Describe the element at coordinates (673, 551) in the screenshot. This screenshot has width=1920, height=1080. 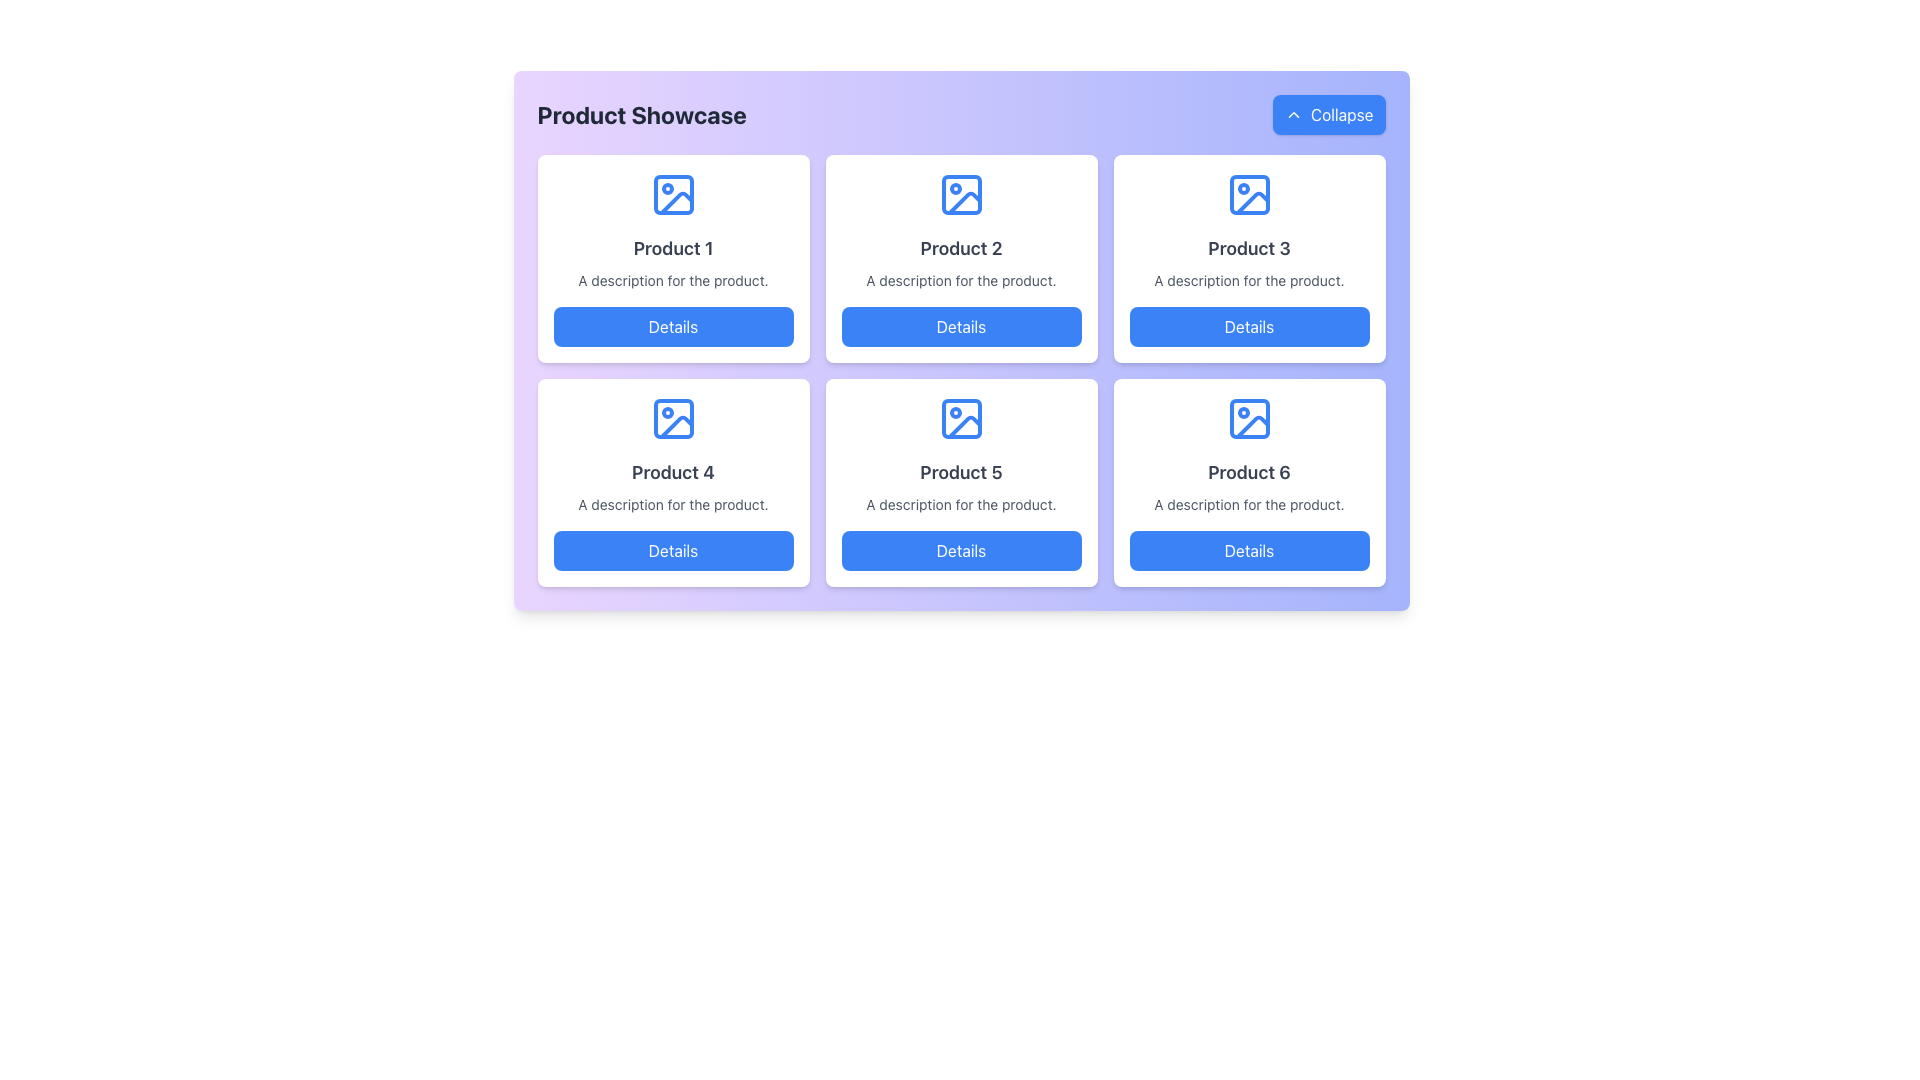
I see `the button located in the fourth card of a grid of six cards, directly under the text 'A description for the product.' to change its color` at that location.